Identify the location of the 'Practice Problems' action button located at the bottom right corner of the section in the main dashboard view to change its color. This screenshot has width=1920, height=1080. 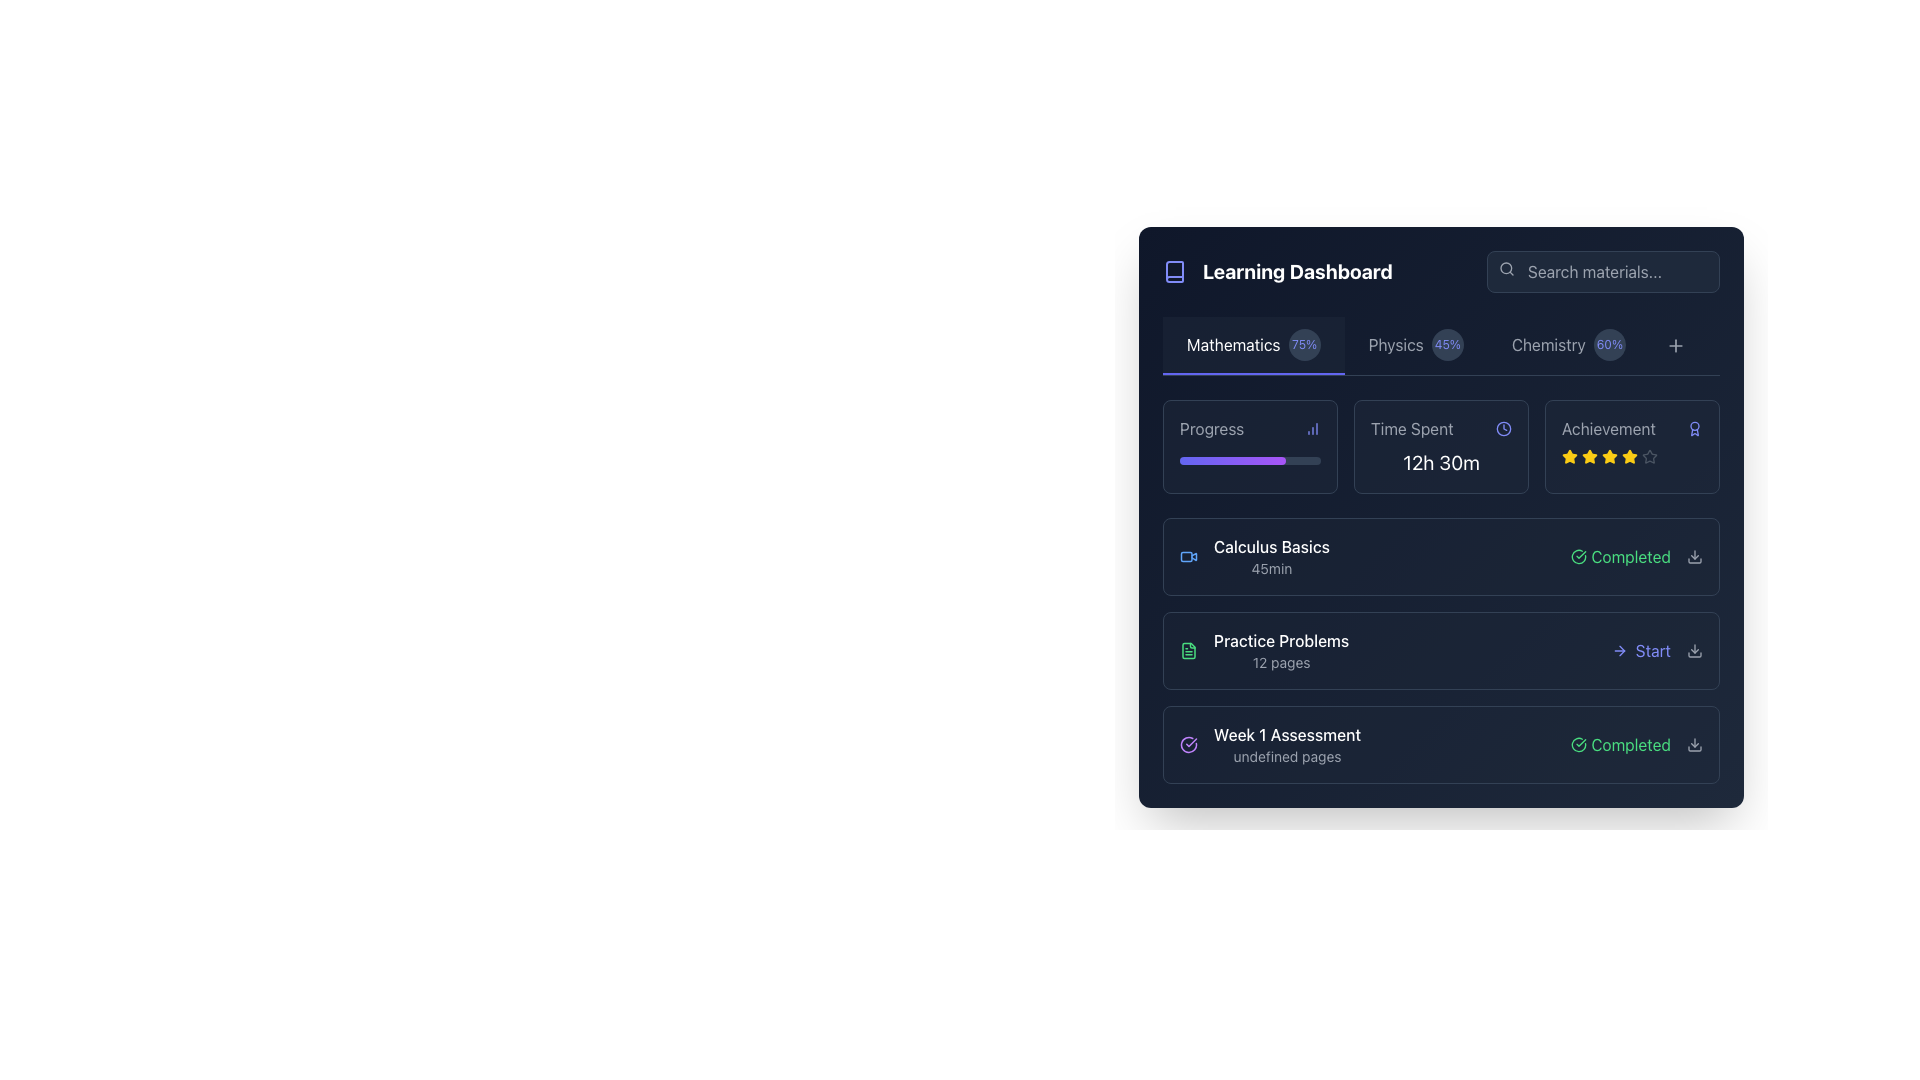
(1657, 651).